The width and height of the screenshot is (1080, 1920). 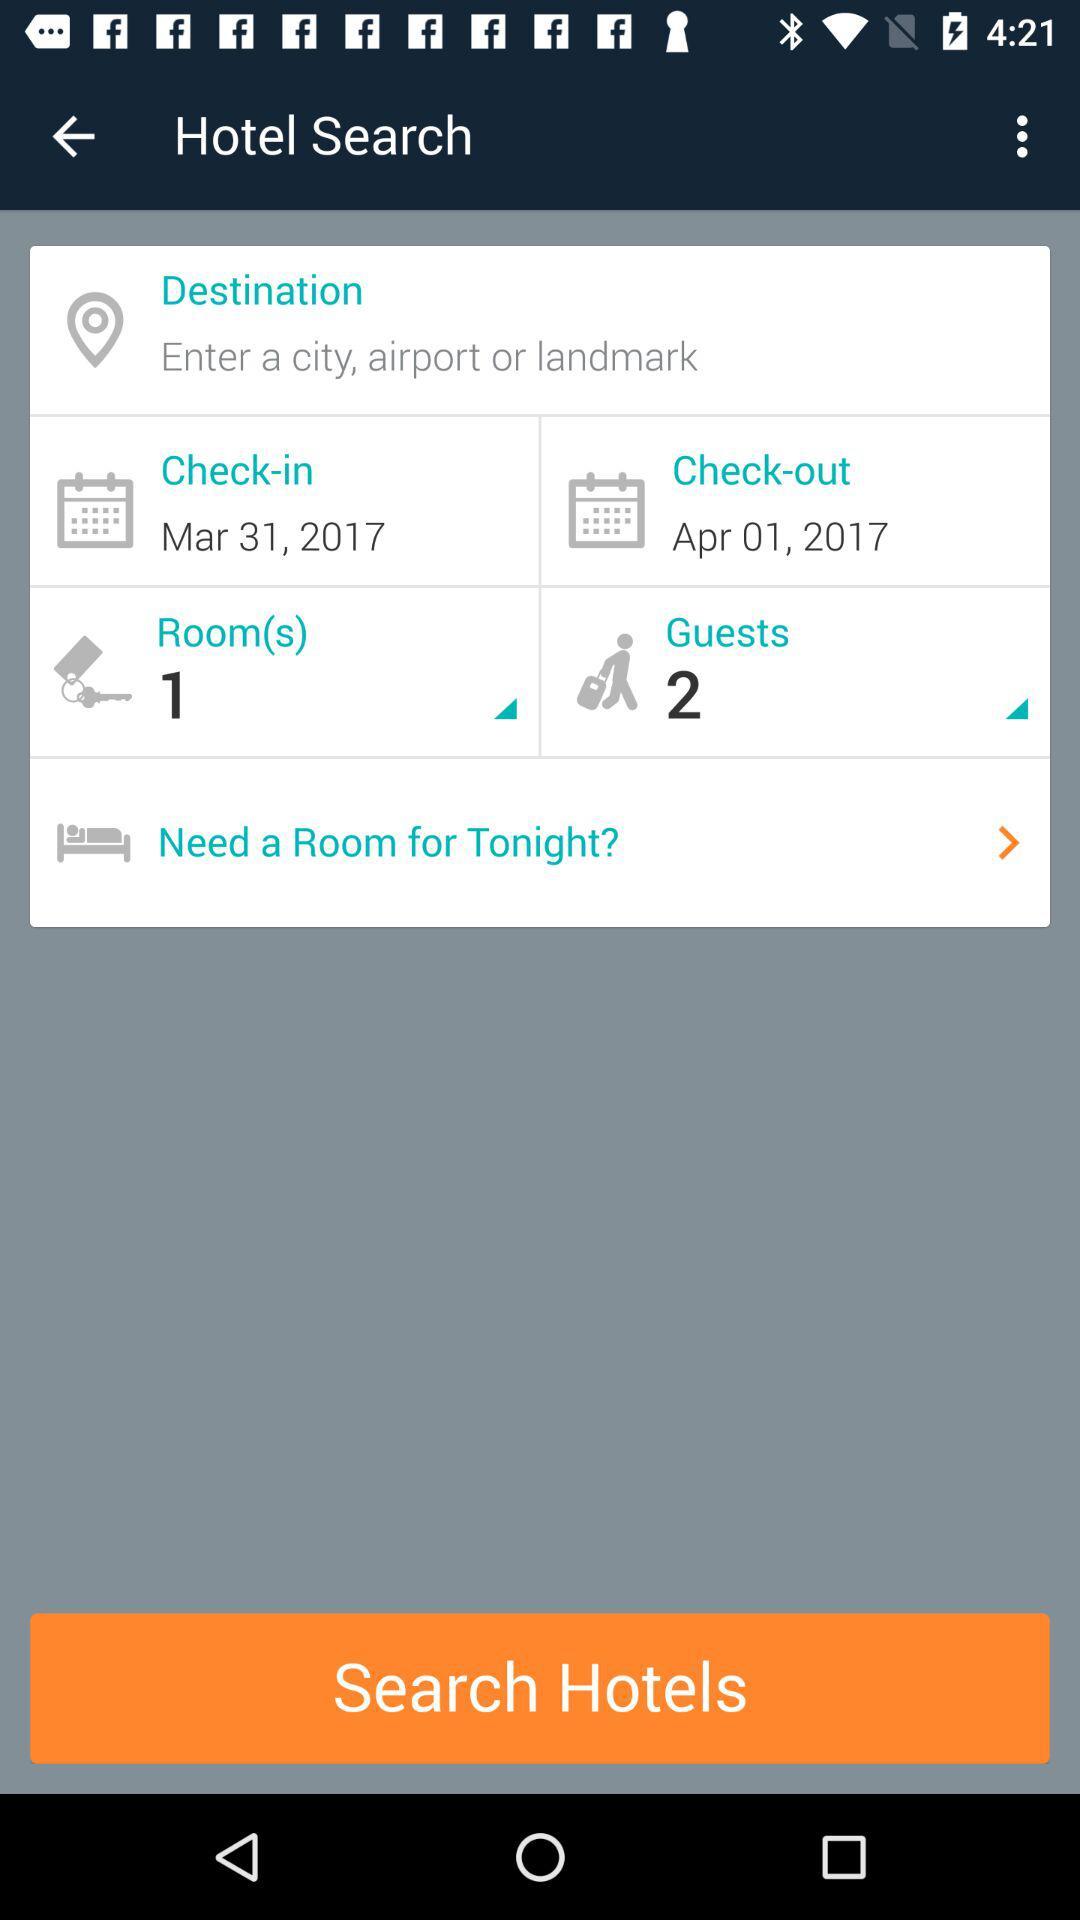 What do you see at coordinates (540, 1687) in the screenshot?
I see `the search hotels icon` at bounding box center [540, 1687].